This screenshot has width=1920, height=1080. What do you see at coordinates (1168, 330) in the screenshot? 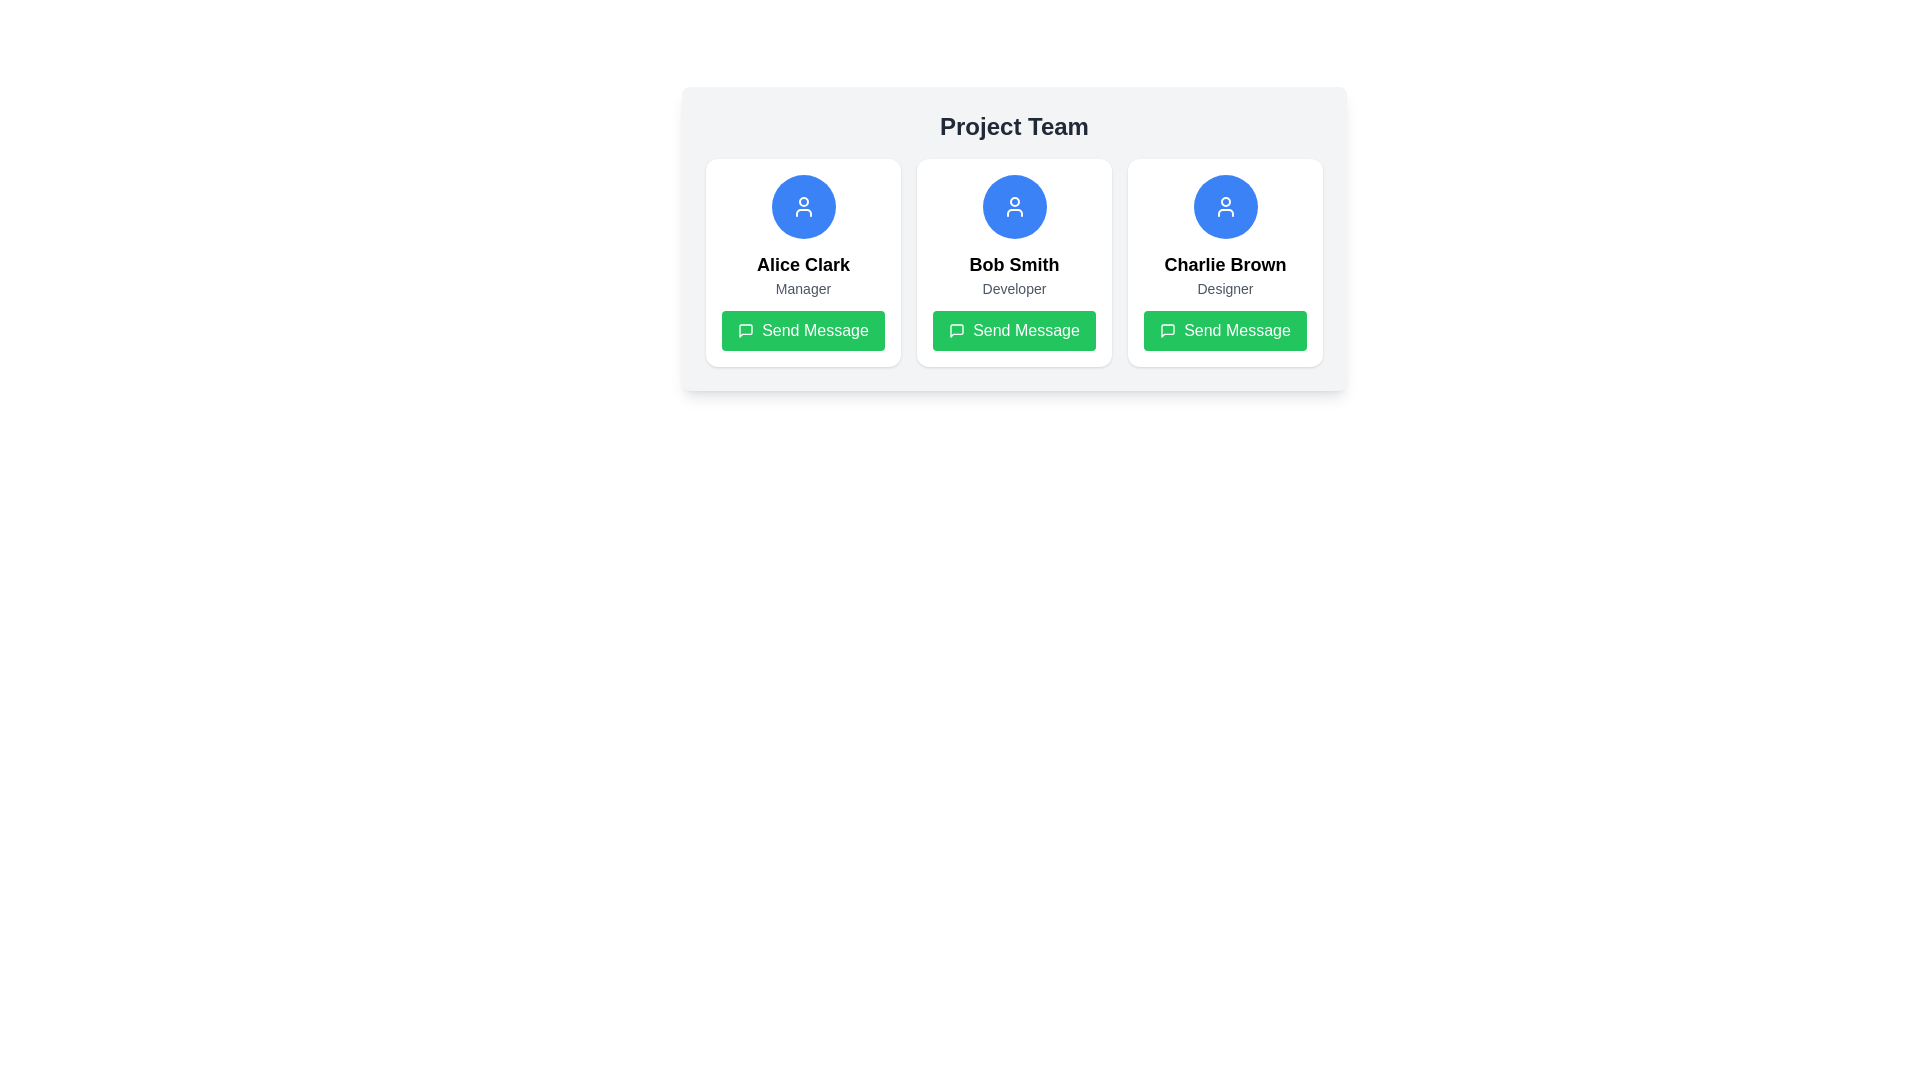
I see `the speech bubble icon located to the left of the green 'Send Message' button for the third person, 'Charlie Brown'` at bounding box center [1168, 330].